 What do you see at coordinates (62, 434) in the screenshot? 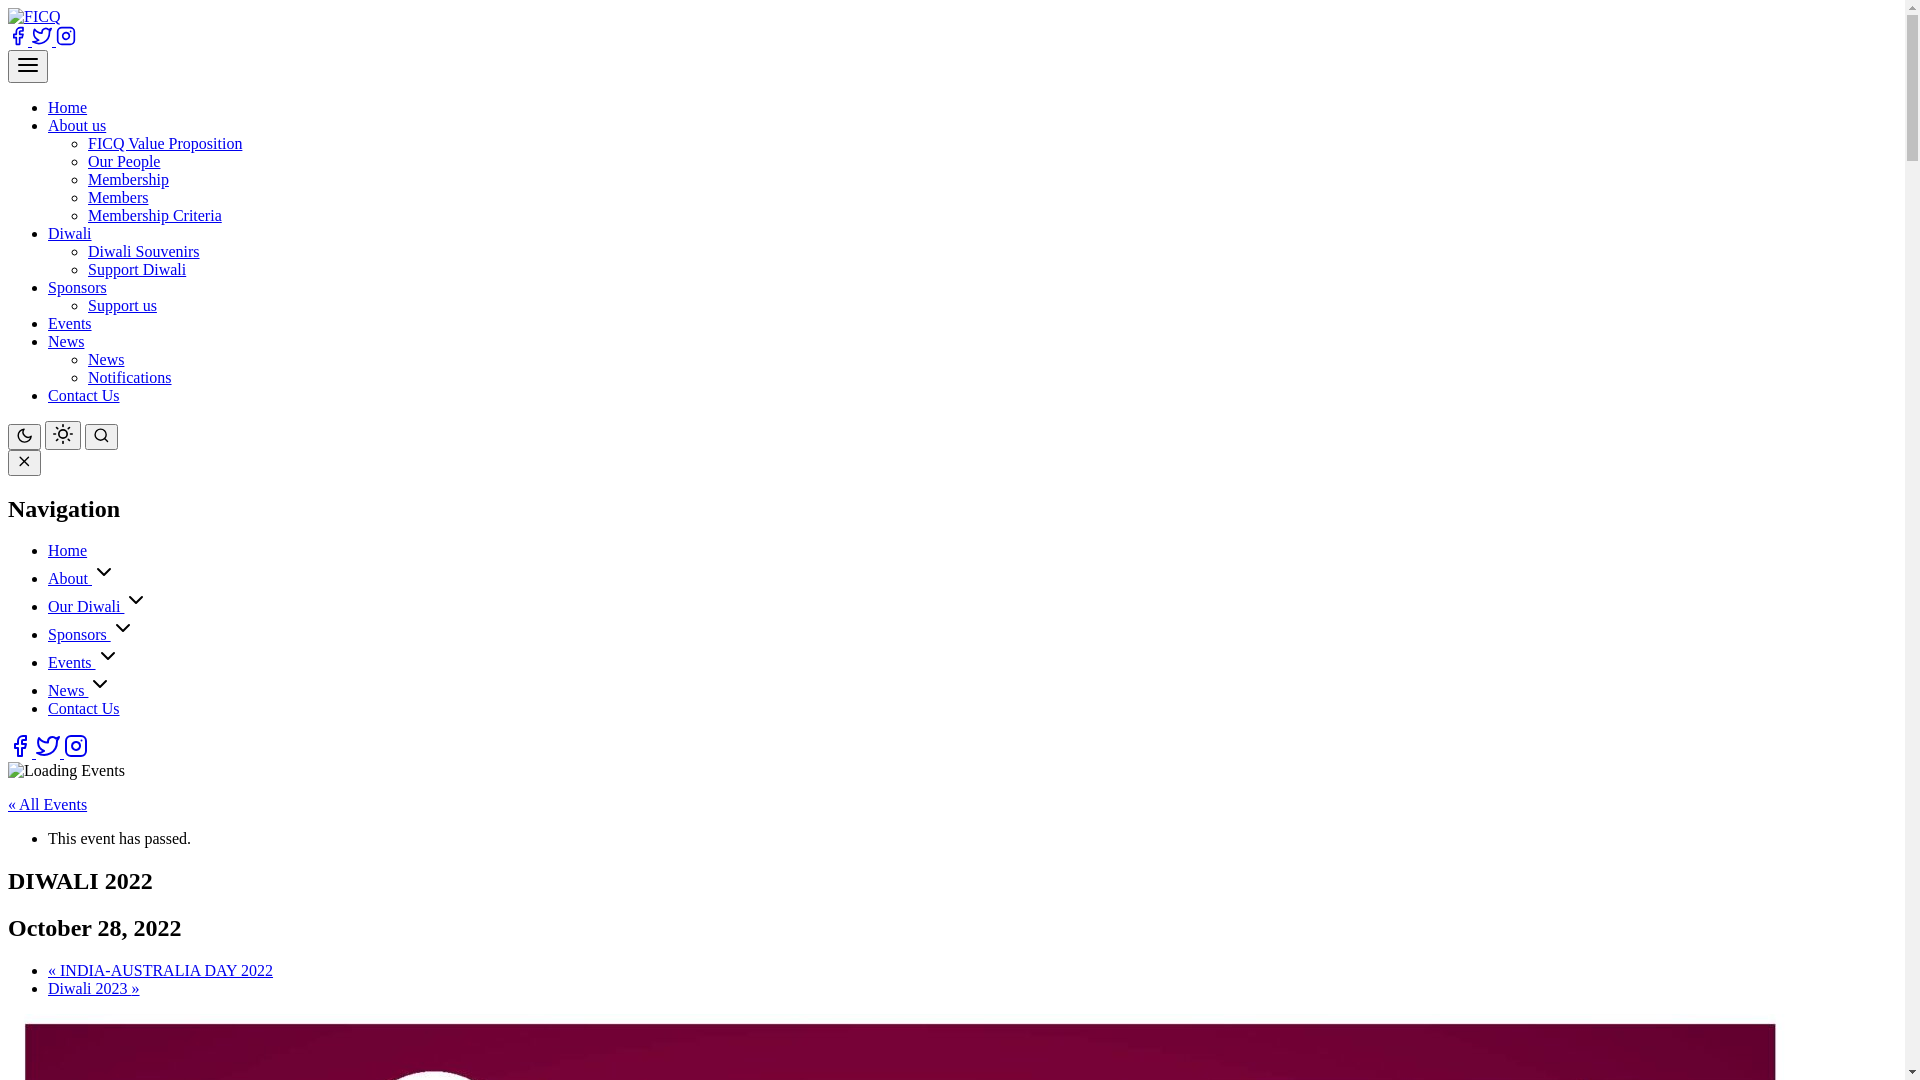
I see `'Toggle Darkmode'` at bounding box center [62, 434].